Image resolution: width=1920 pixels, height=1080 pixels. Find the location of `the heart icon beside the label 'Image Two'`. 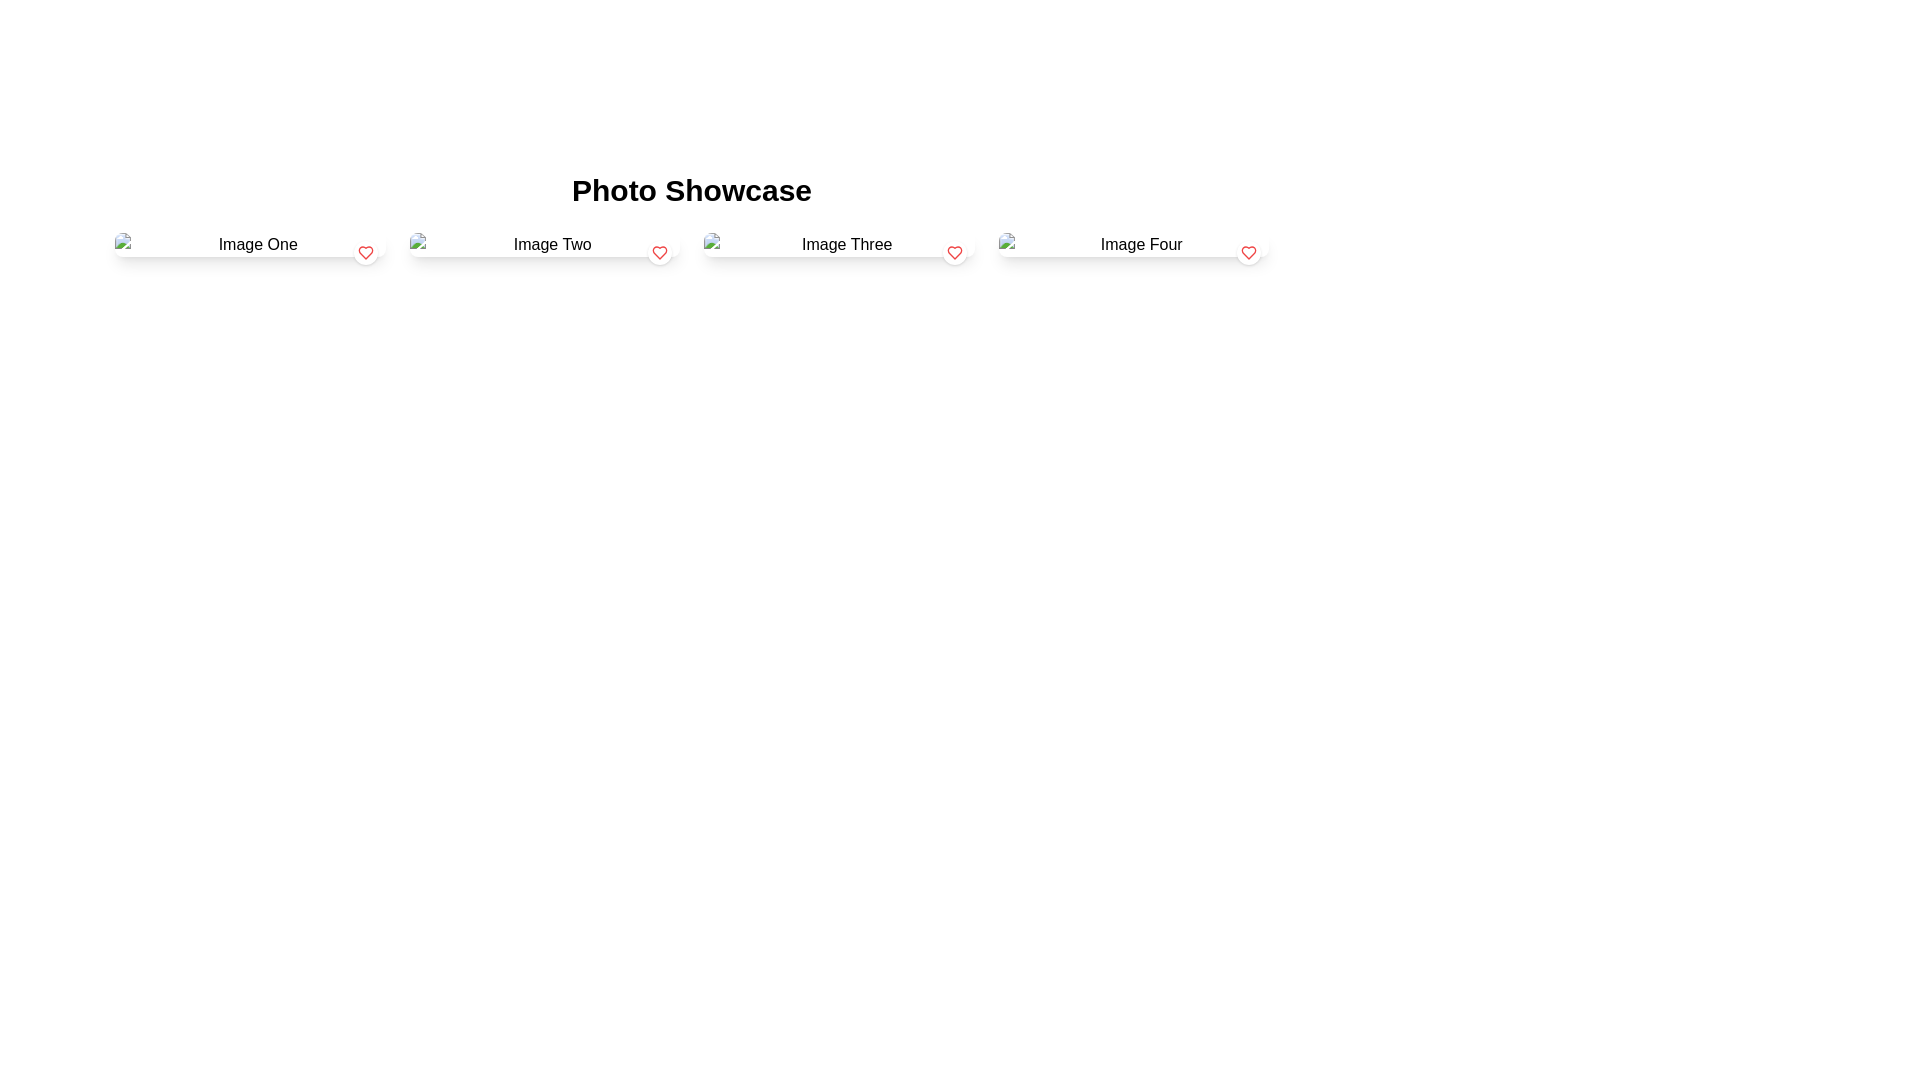

the heart icon beside the label 'Image Two' is located at coordinates (660, 252).